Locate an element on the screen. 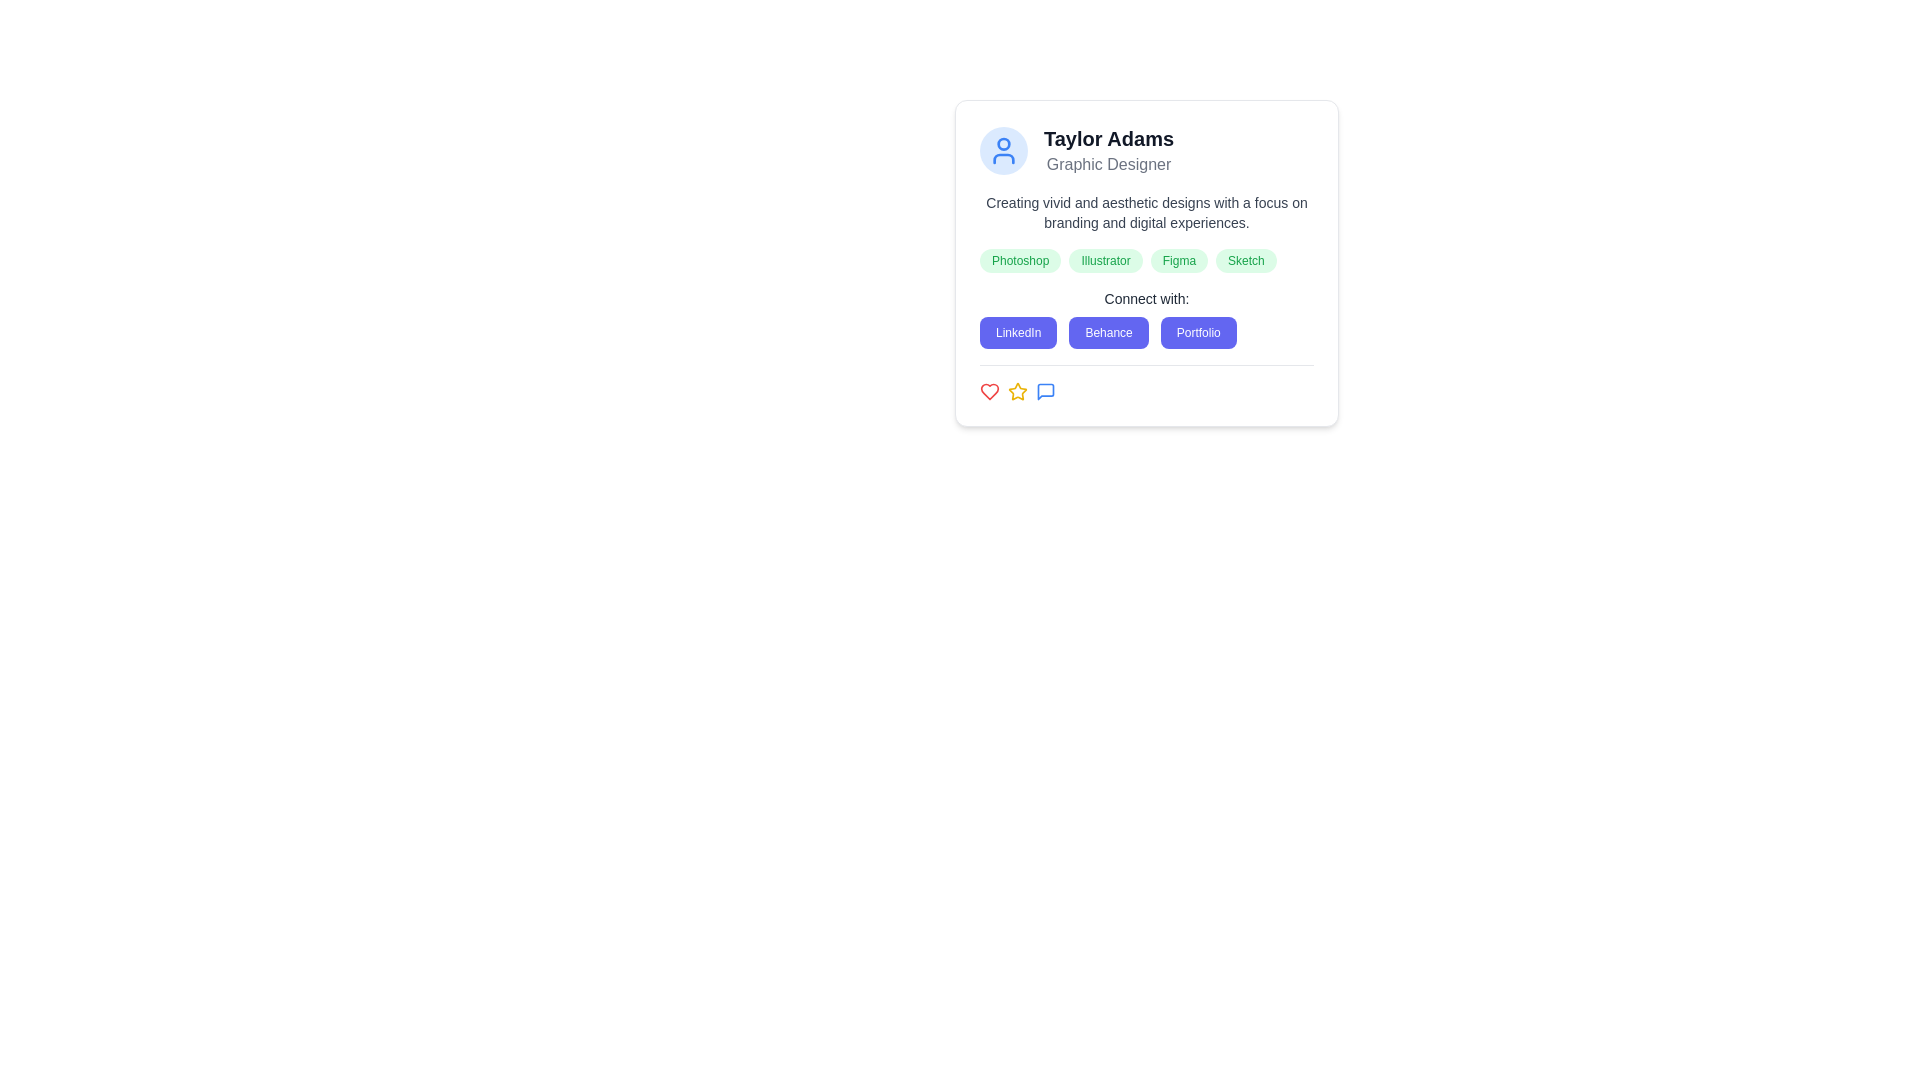  the name and title information displayed in the text block, which is centrally positioned within the card layout to the right of a circular blue icon with a user overlay is located at coordinates (1107, 149).